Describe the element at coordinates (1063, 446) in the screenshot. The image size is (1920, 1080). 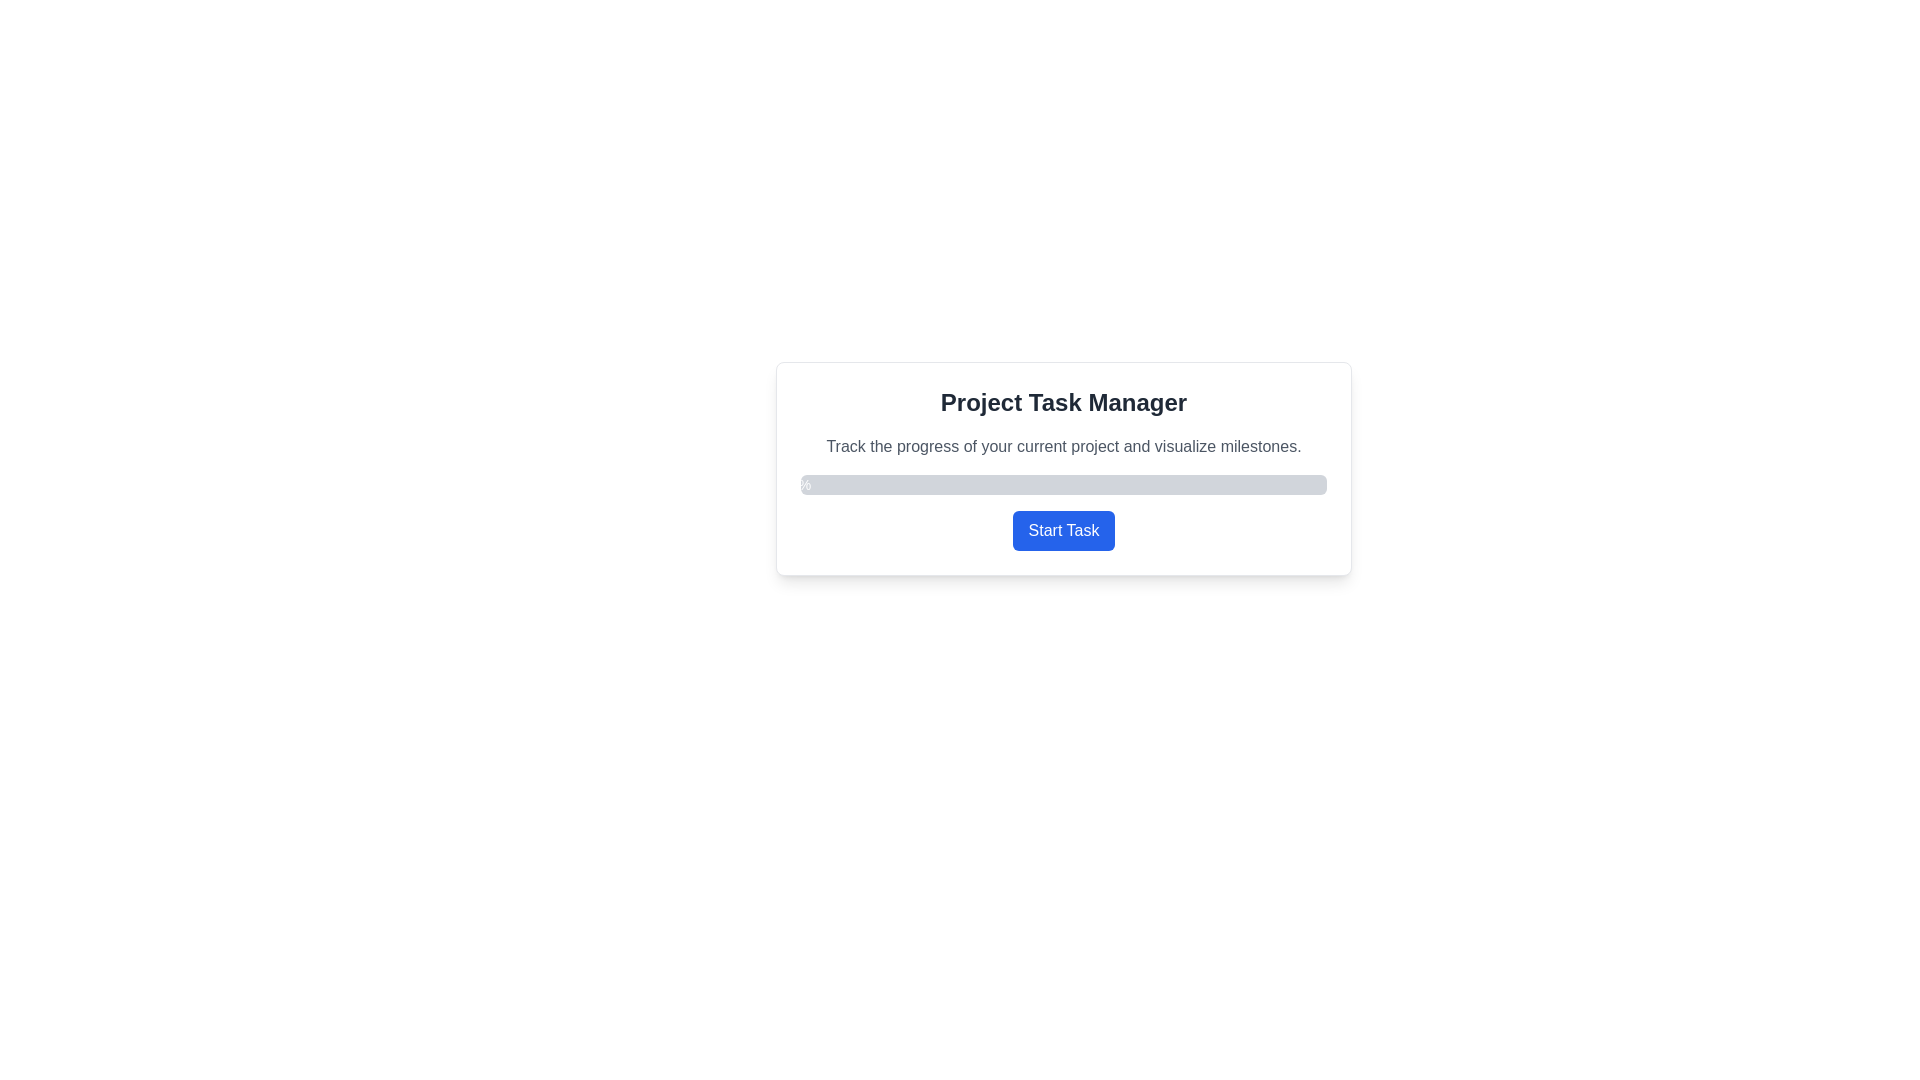
I see `the text label that reads 'Track the progress of your current project and visualize milestones.', which is styled in gray and positioned below the header 'Project Task Manager'` at that location.